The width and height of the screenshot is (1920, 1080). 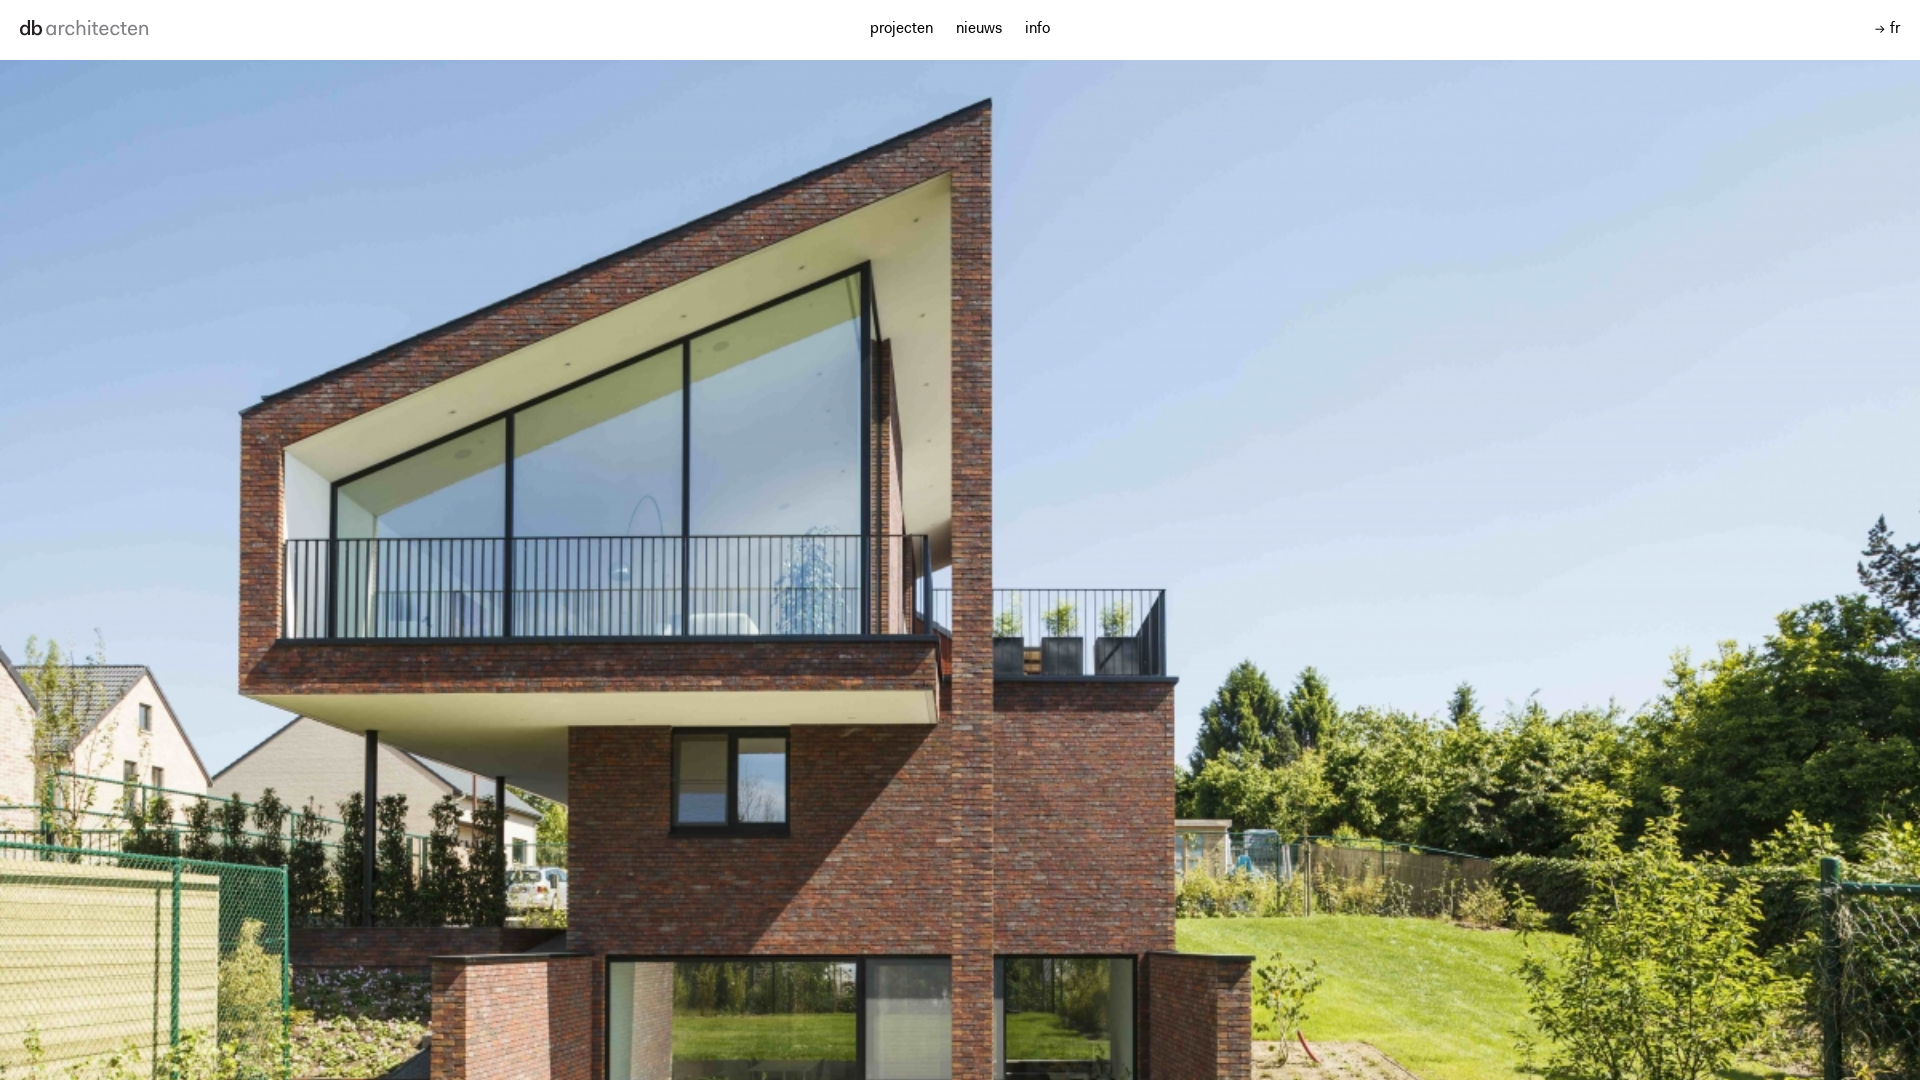 What do you see at coordinates (954, 29) in the screenshot?
I see `'nieuws'` at bounding box center [954, 29].